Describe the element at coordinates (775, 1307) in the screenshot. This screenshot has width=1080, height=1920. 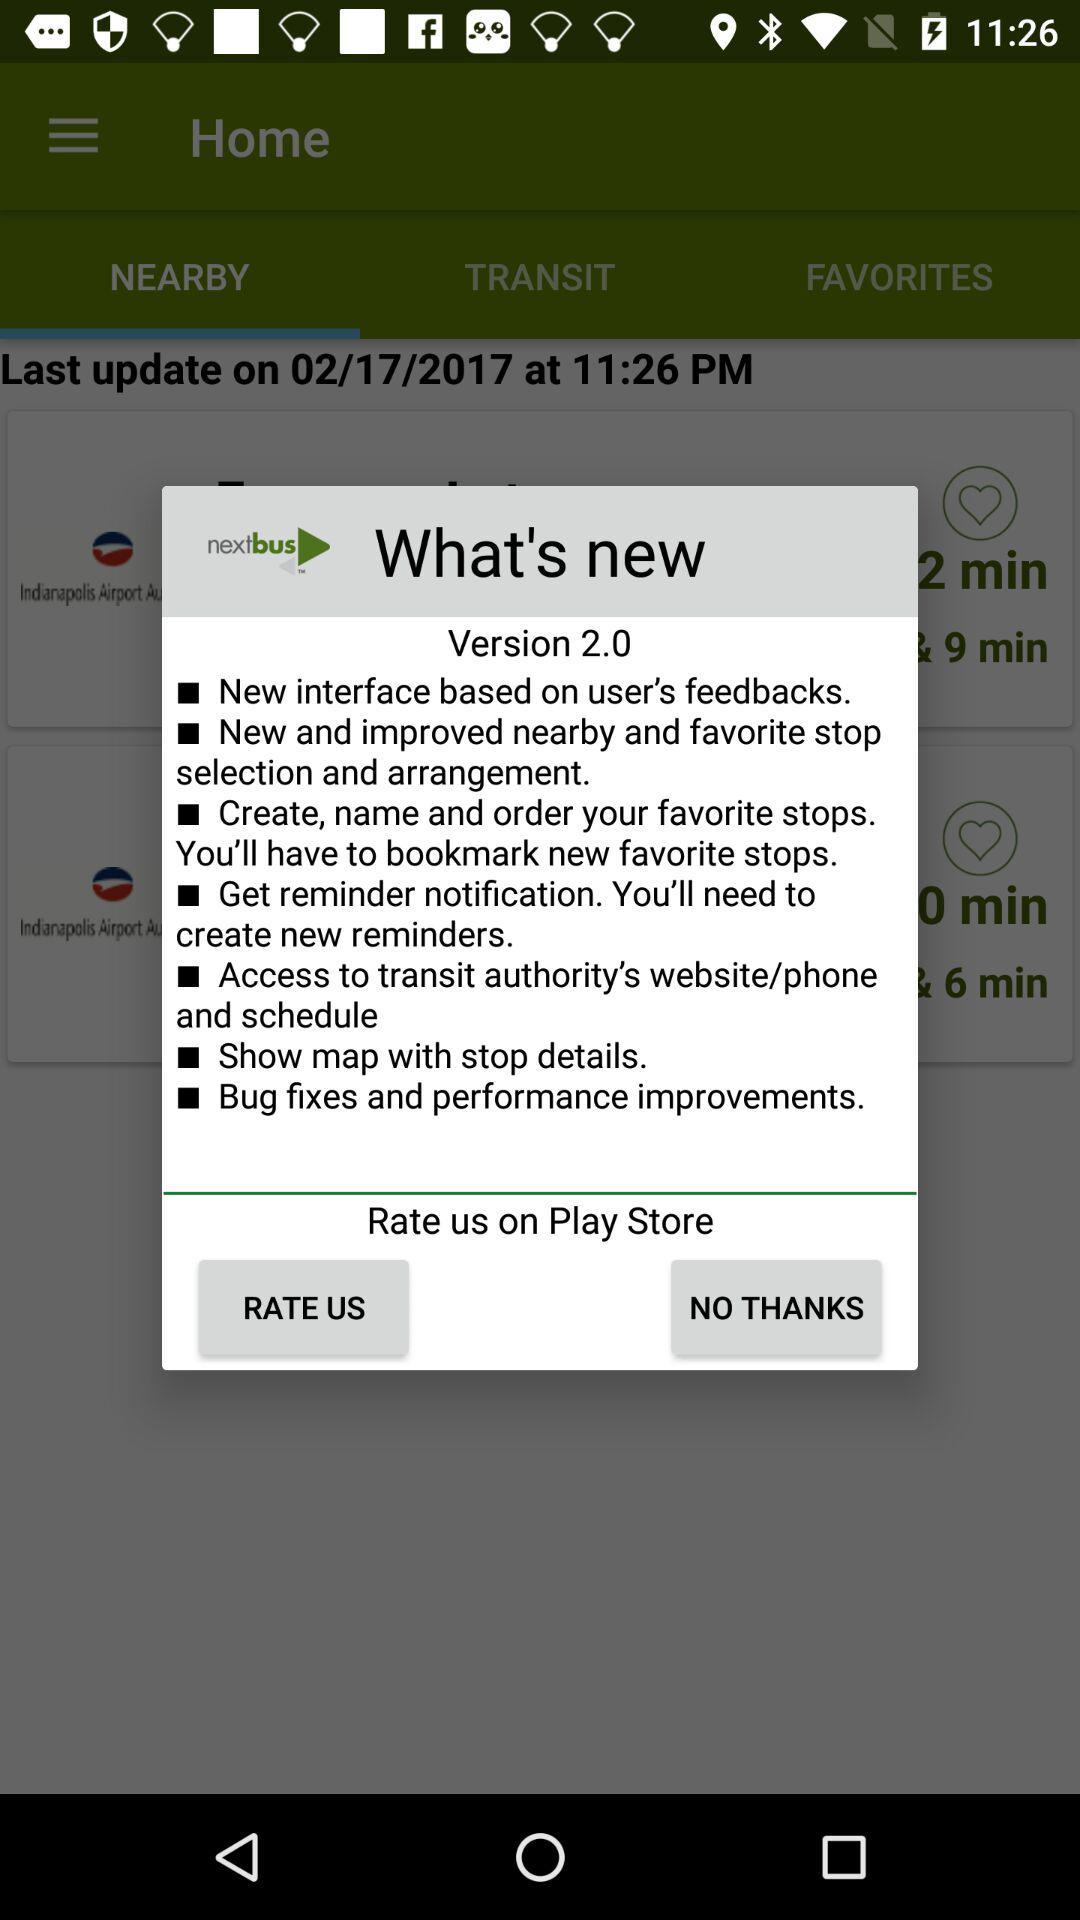
I see `the icon next to rate us item` at that location.